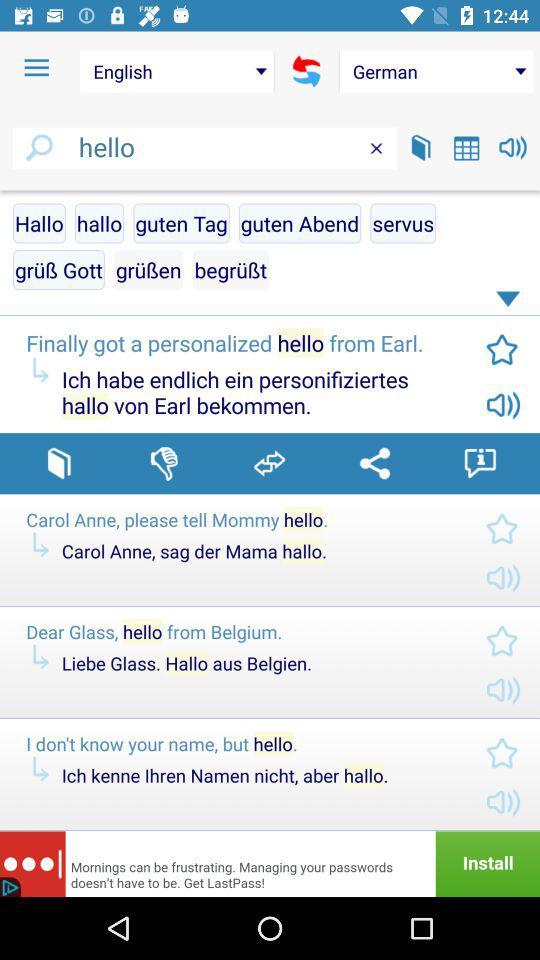  I want to click on refresh the screen option, so click(306, 71).